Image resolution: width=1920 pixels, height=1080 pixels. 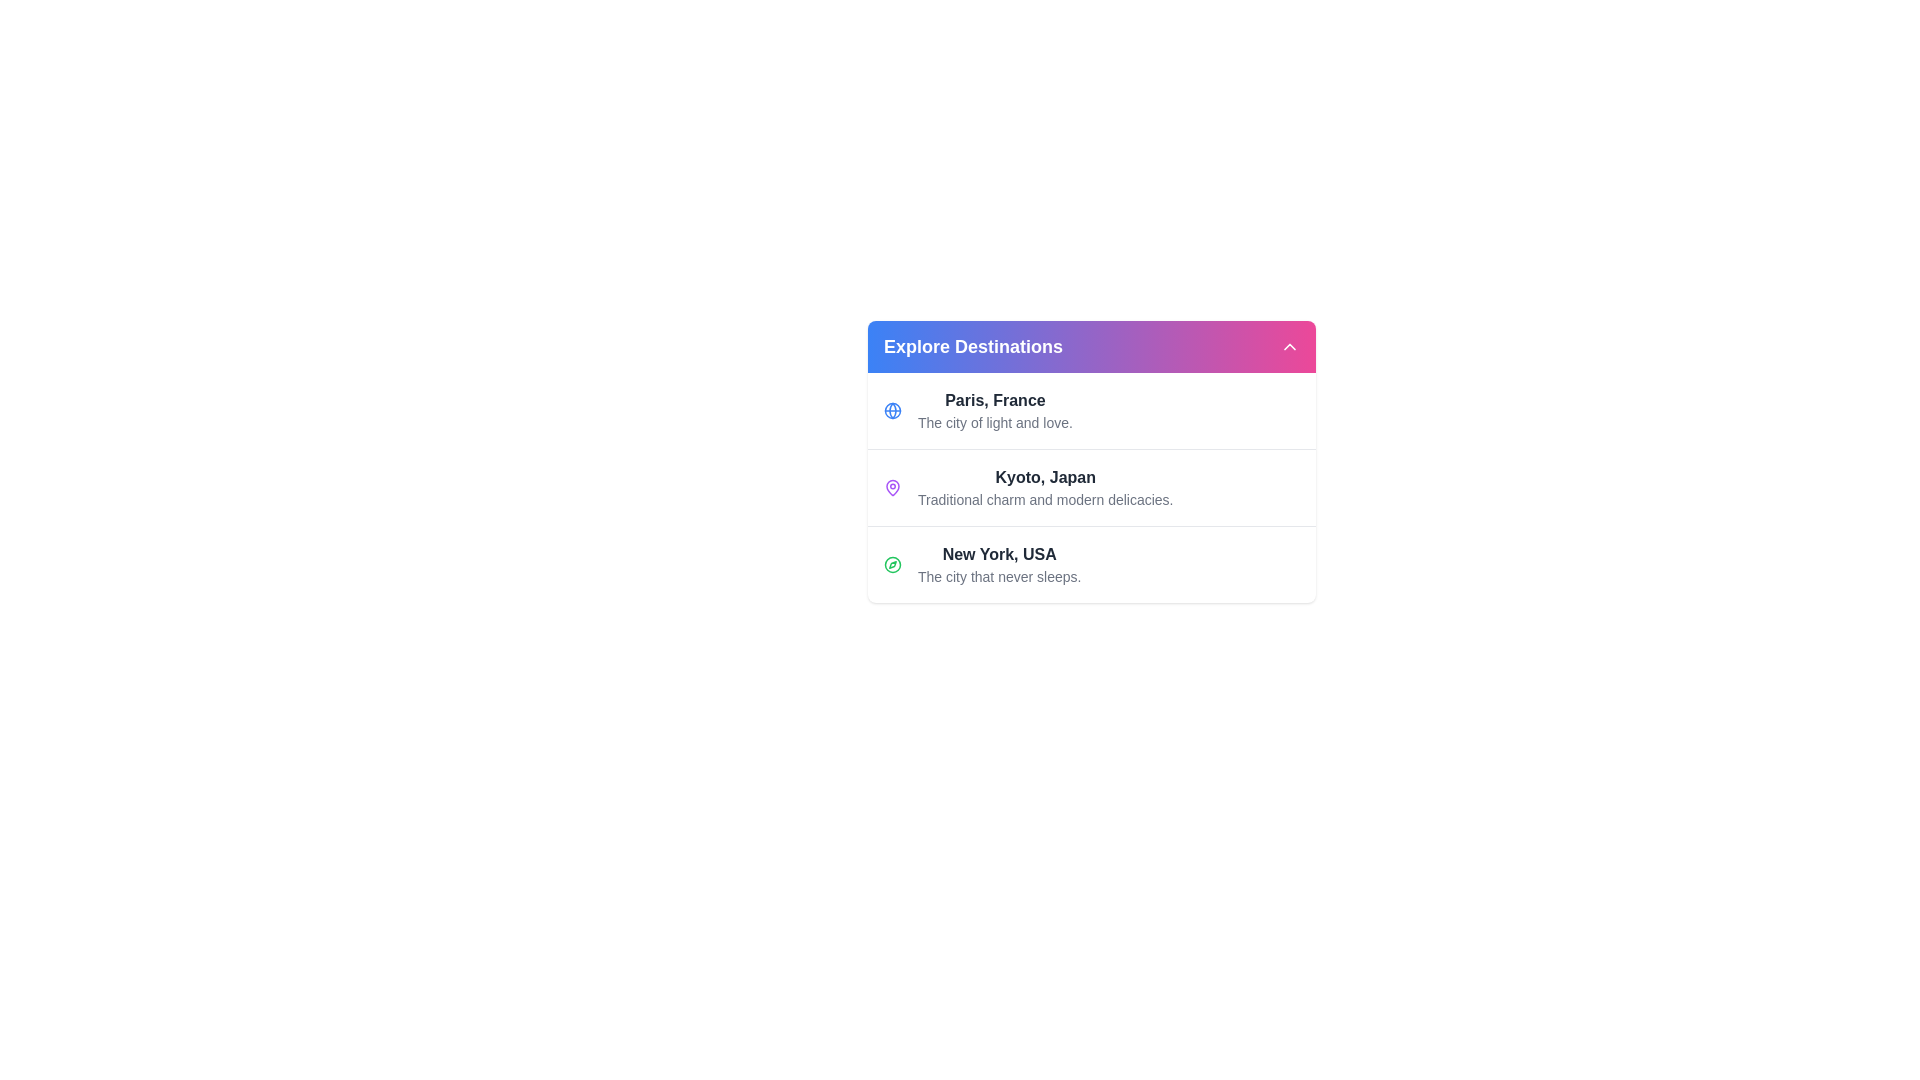 What do you see at coordinates (1044, 488) in the screenshot?
I see `the text block displaying information about a specific destination, which is located between 'Paris, France' and 'New York, USA' in a vertical list` at bounding box center [1044, 488].